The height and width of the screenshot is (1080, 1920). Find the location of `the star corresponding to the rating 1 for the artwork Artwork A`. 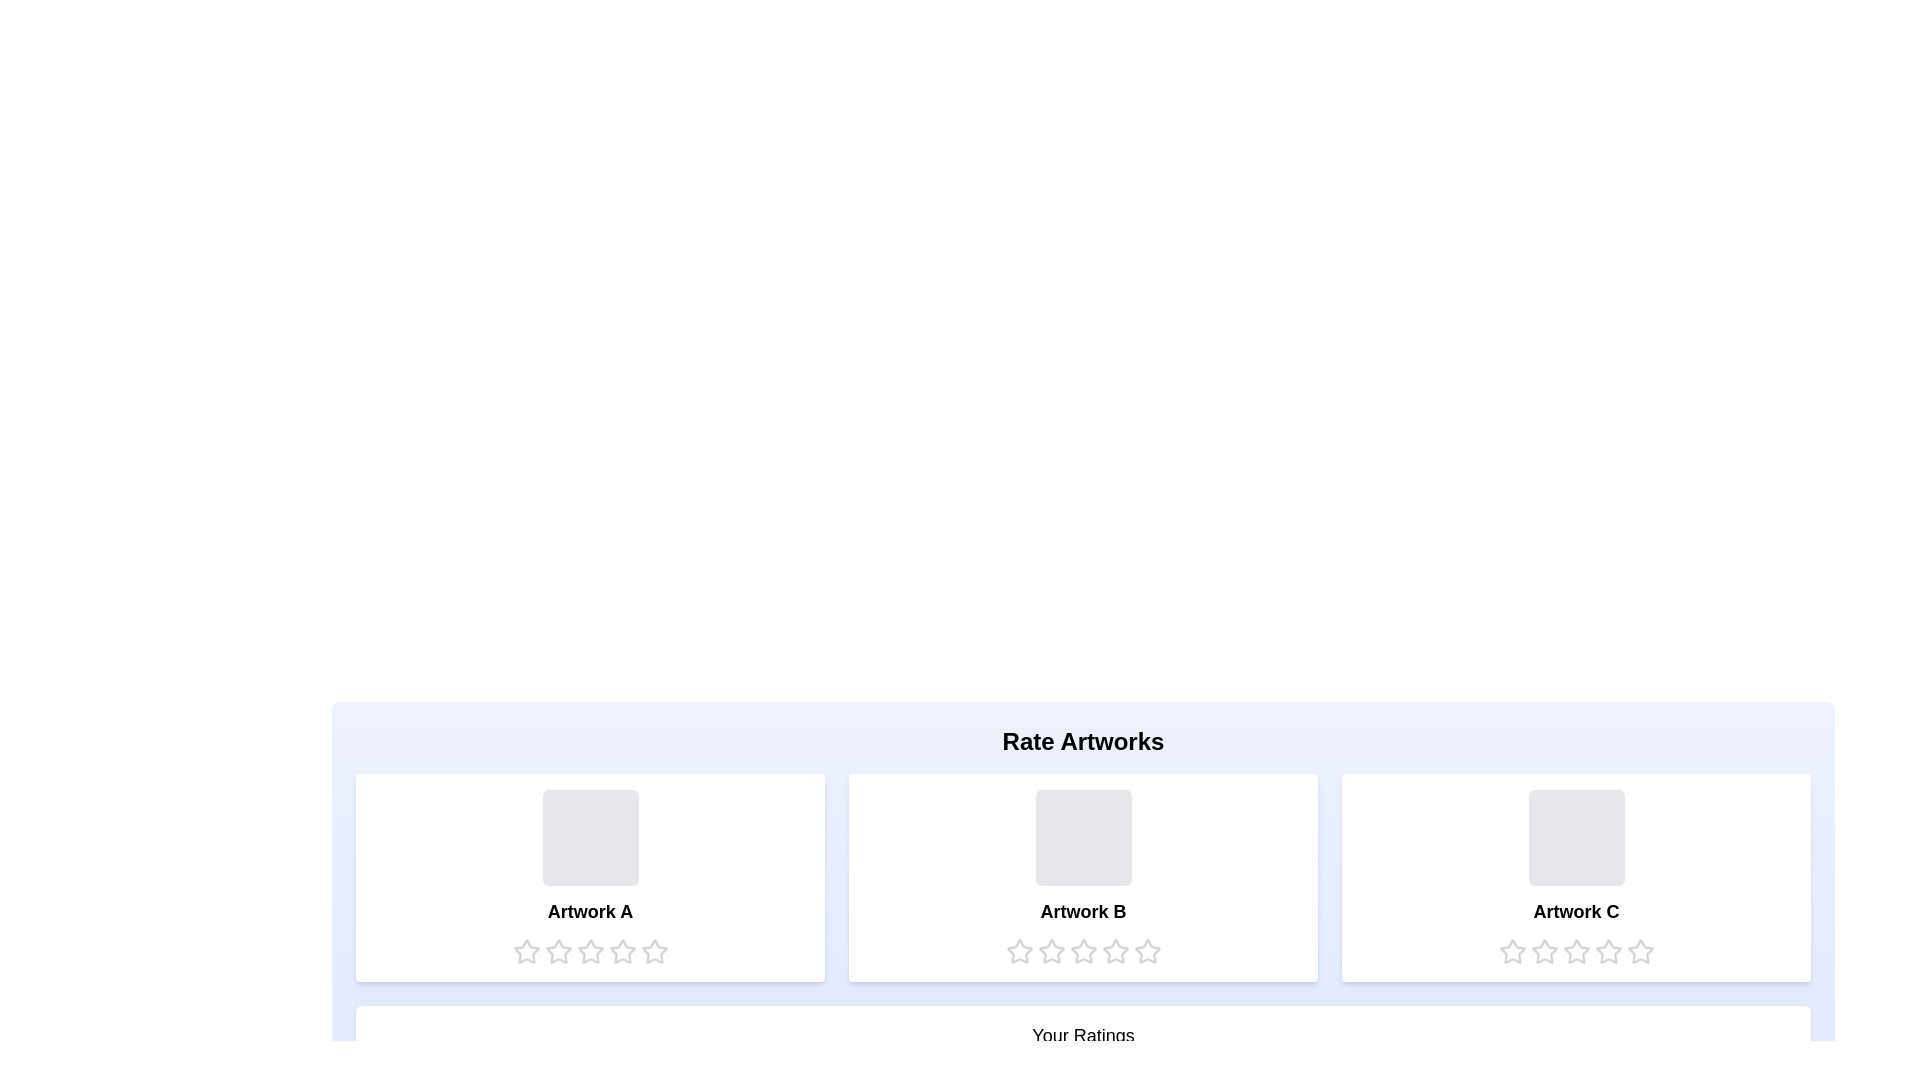

the star corresponding to the rating 1 for the artwork Artwork A is located at coordinates (526, 951).